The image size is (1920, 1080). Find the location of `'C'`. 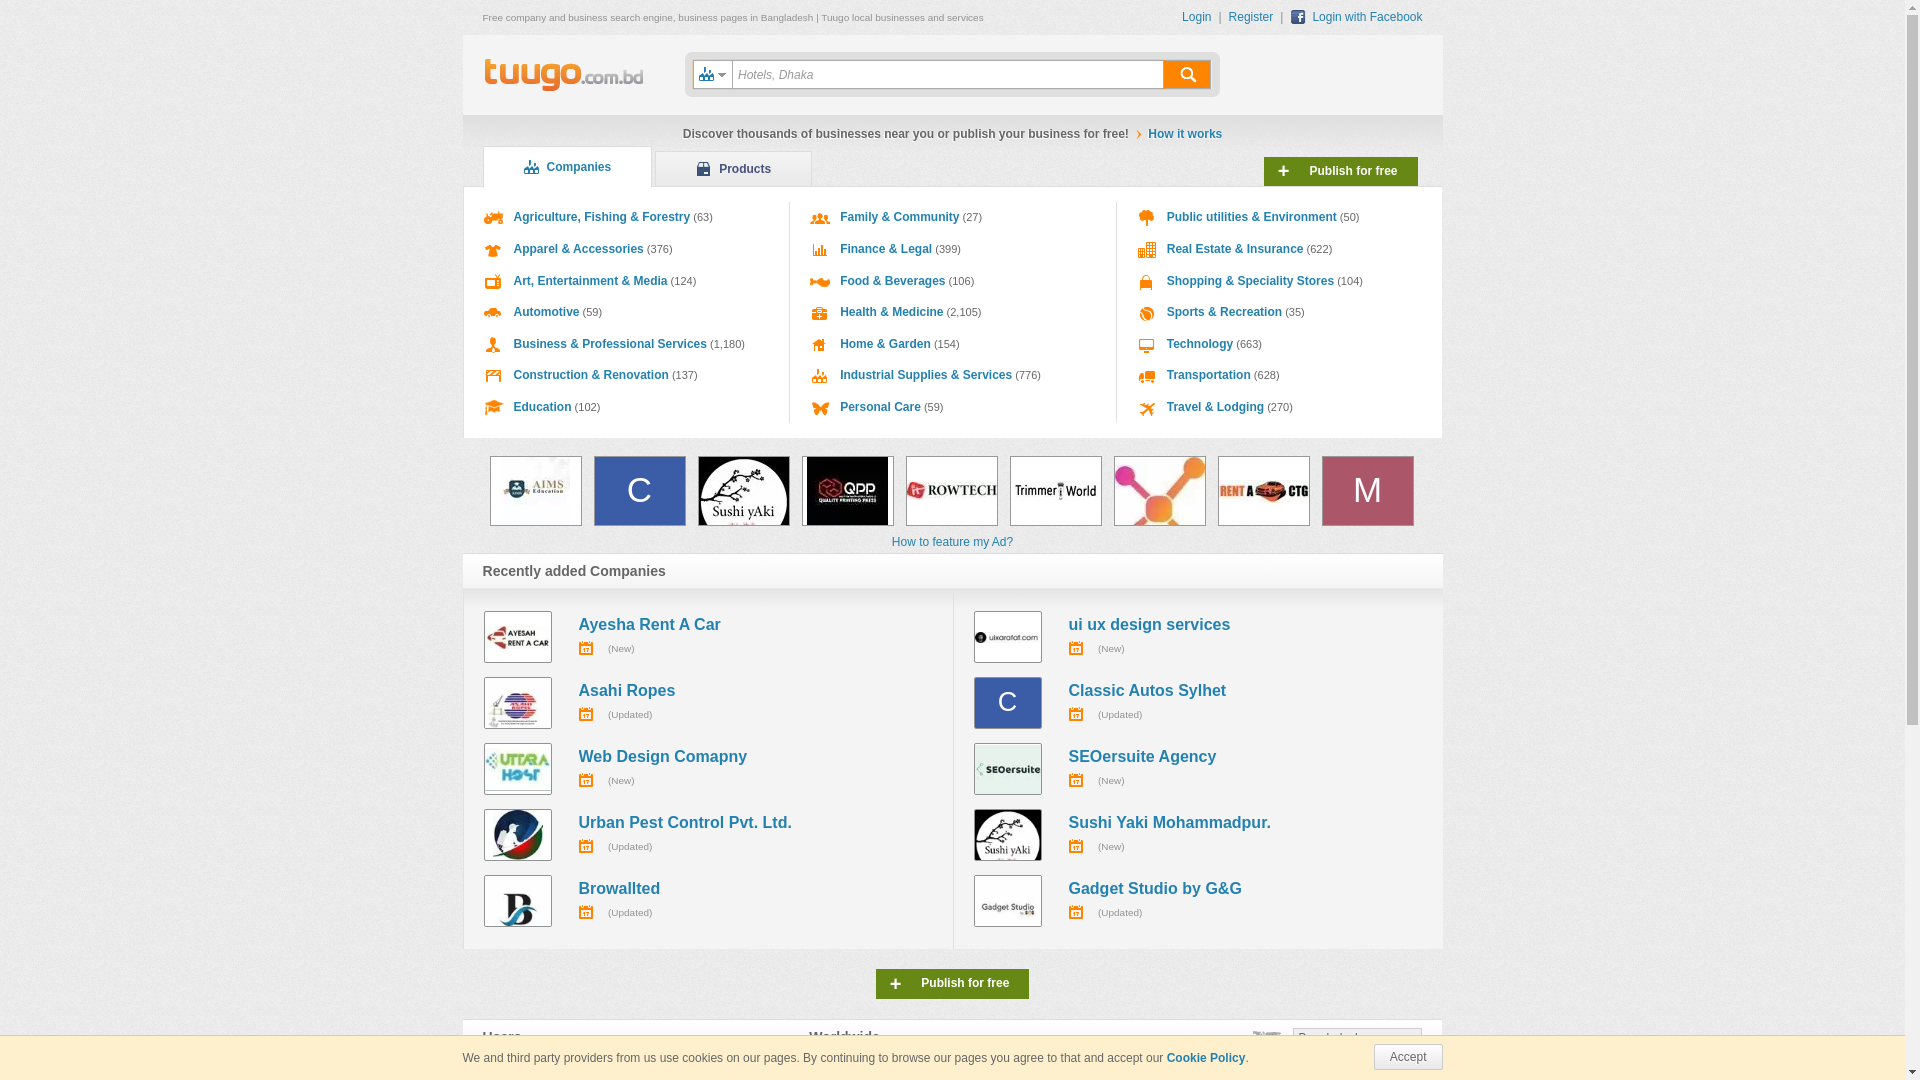

'C' is located at coordinates (593, 490).